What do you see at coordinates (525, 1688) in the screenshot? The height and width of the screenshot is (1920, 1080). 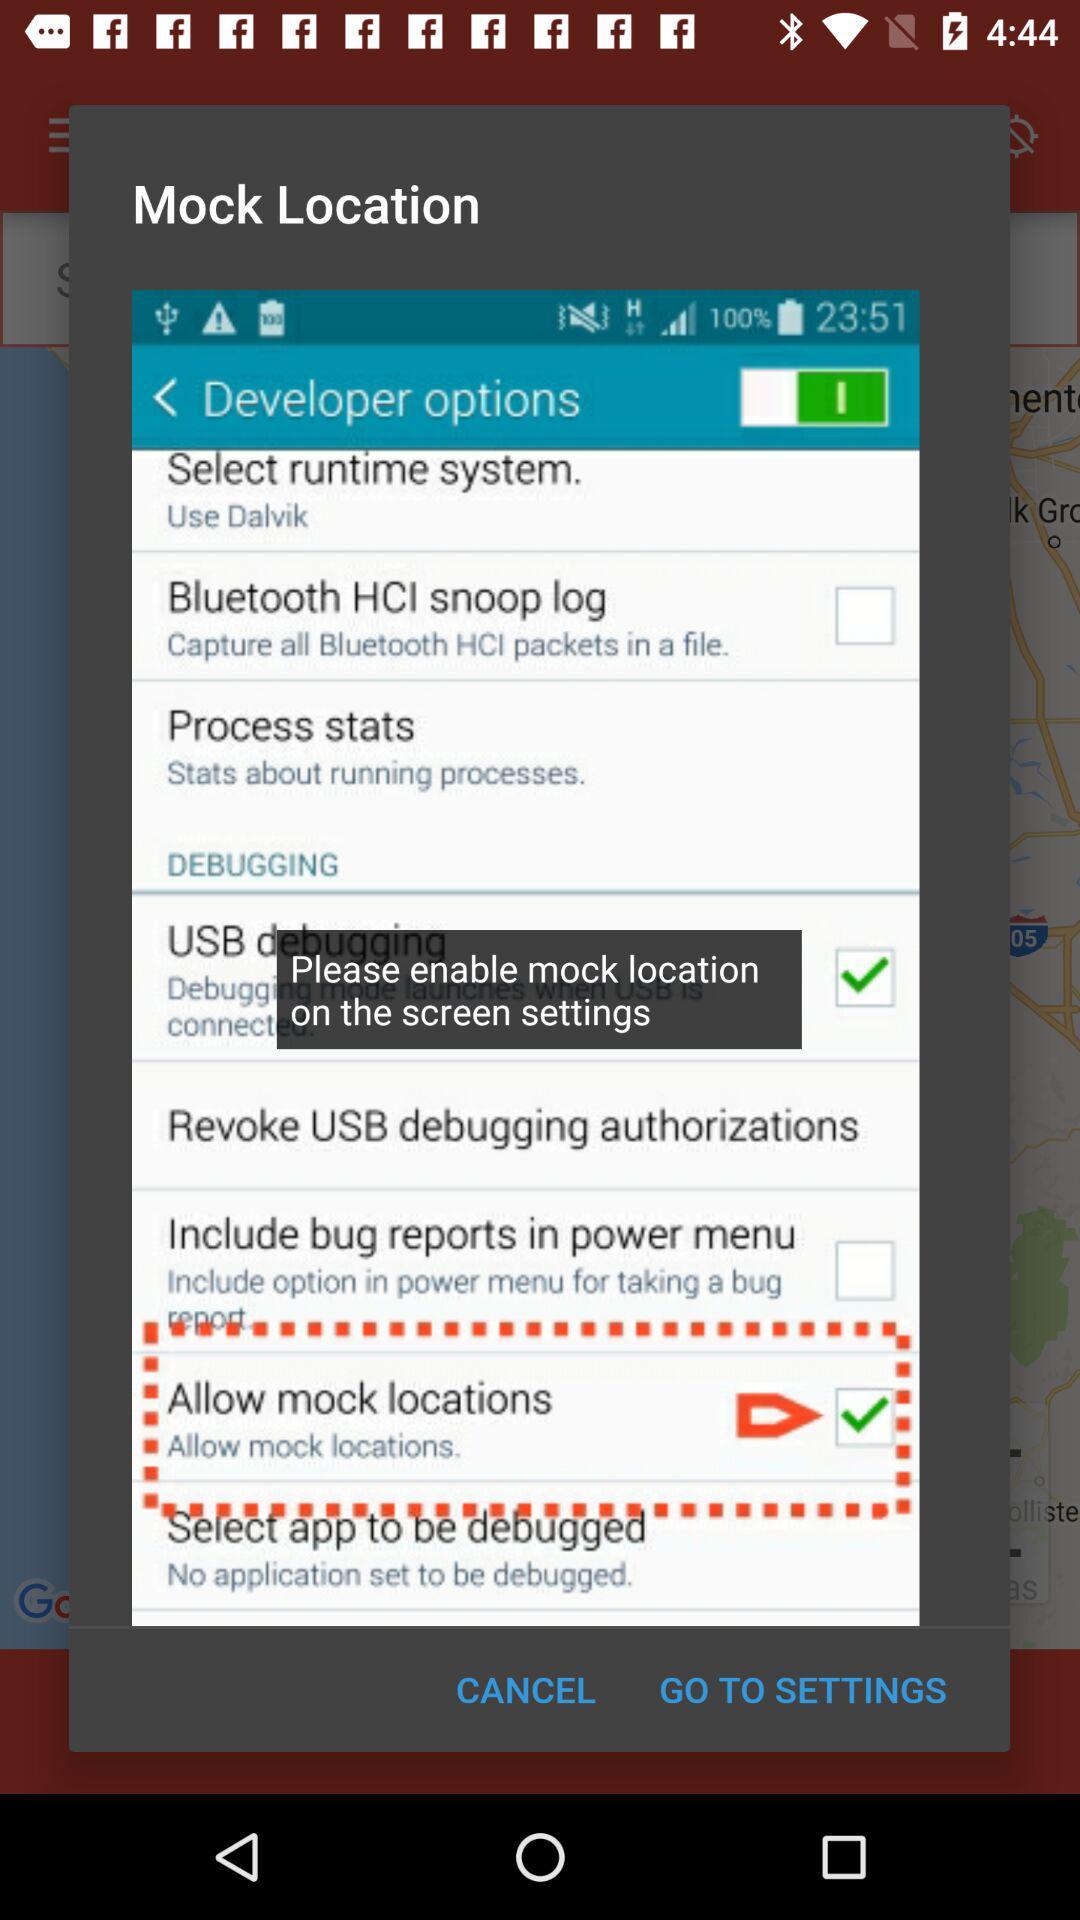 I see `the item next to the go to settings item` at bounding box center [525, 1688].